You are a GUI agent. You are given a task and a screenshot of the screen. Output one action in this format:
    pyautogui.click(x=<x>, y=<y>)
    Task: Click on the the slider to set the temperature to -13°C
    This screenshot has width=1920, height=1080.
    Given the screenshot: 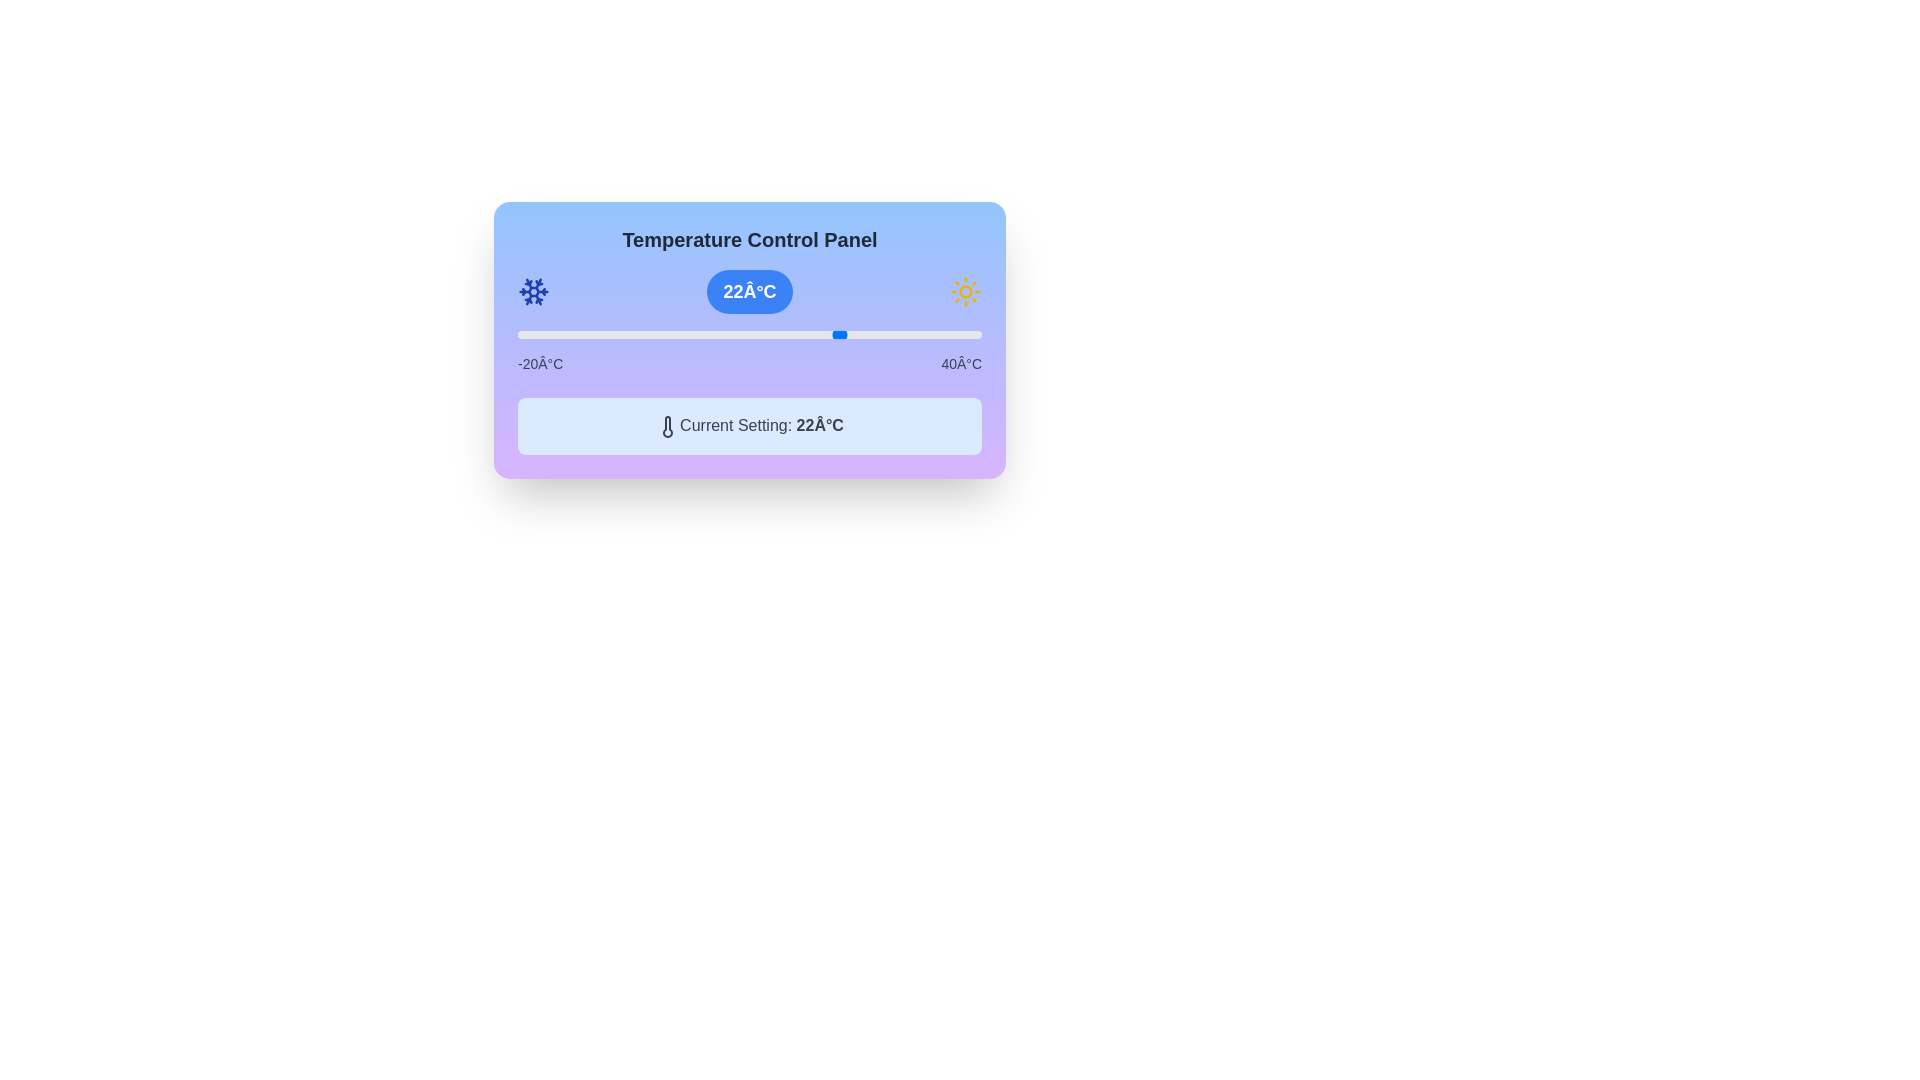 What is the action you would take?
    pyautogui.click(x=571, y=334)
    